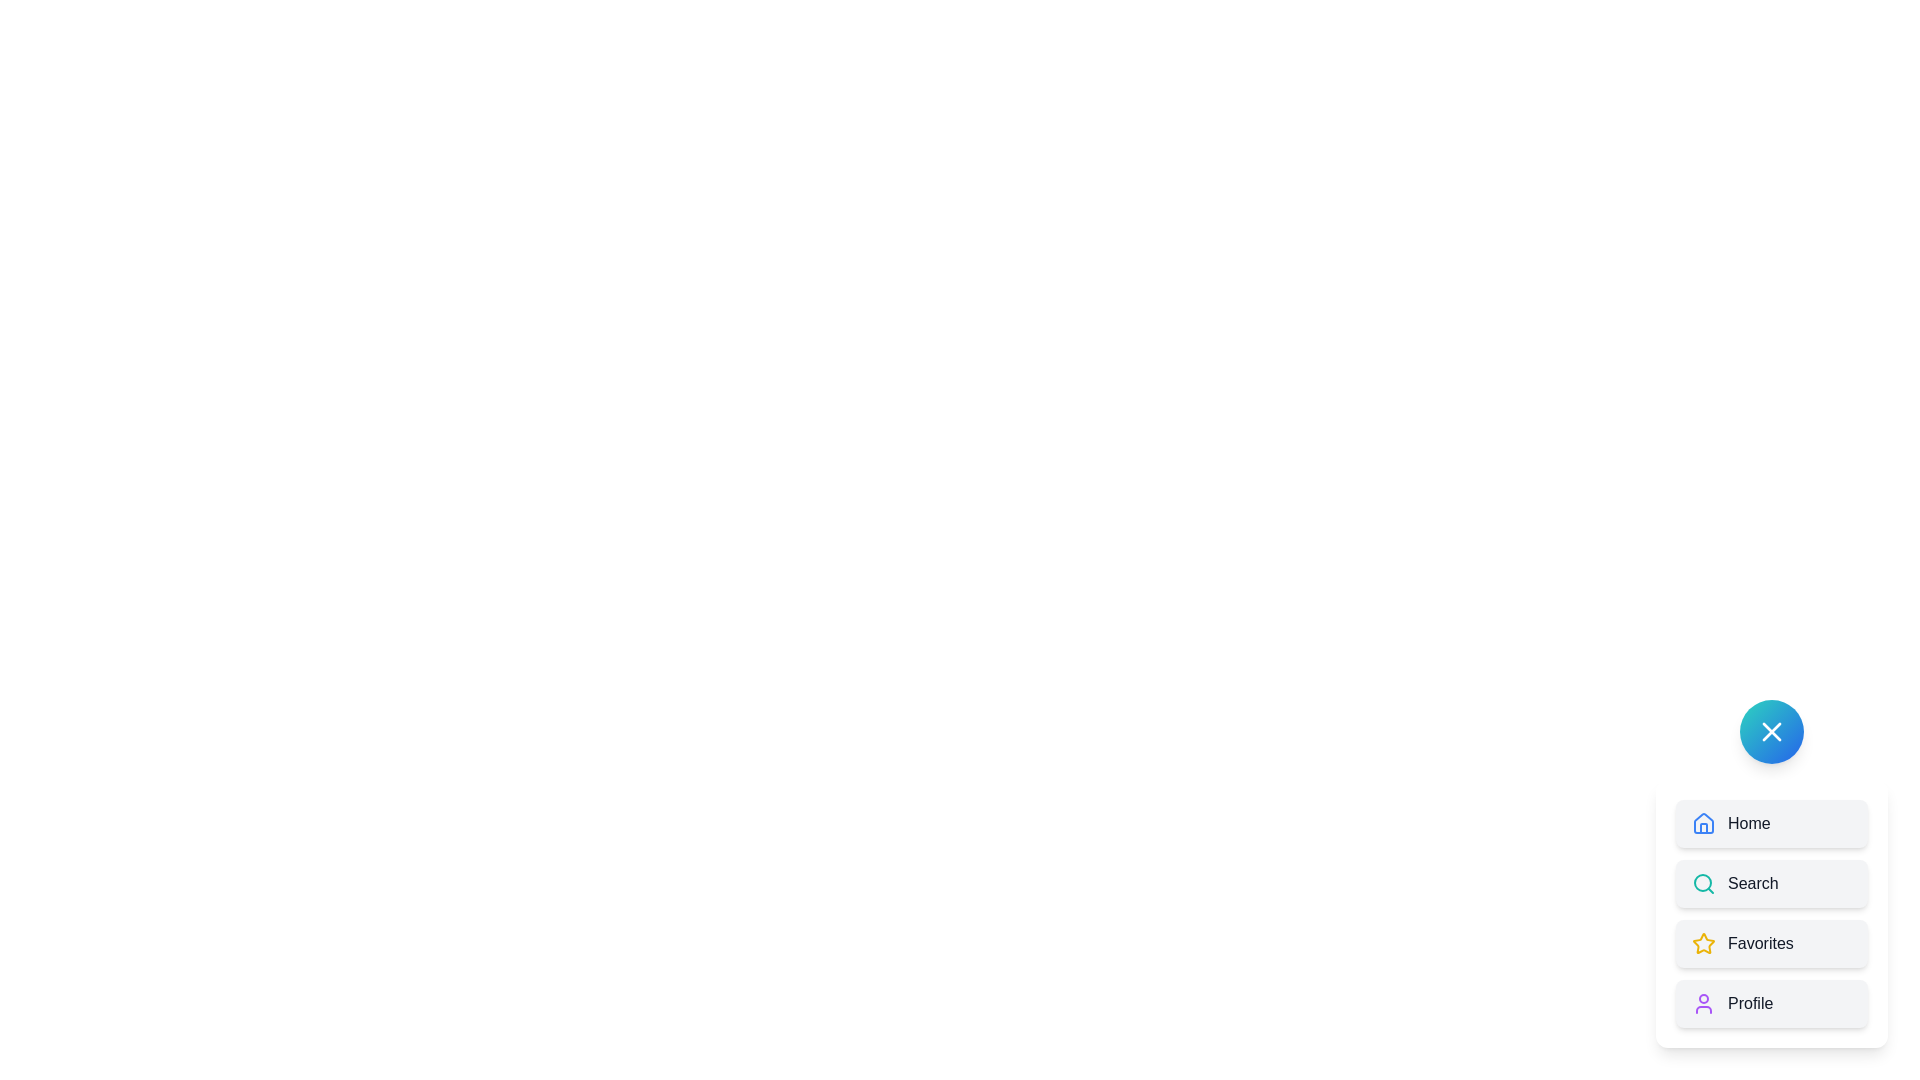 This screenshot has height=1080, width=1920. Describe the element at coordinates (1771, 732) in the screenshot. I see `the diagonal cross icon that is centered within a circular button at the top of a vertical menu list, featuring a gradient blue-green background` at that location.